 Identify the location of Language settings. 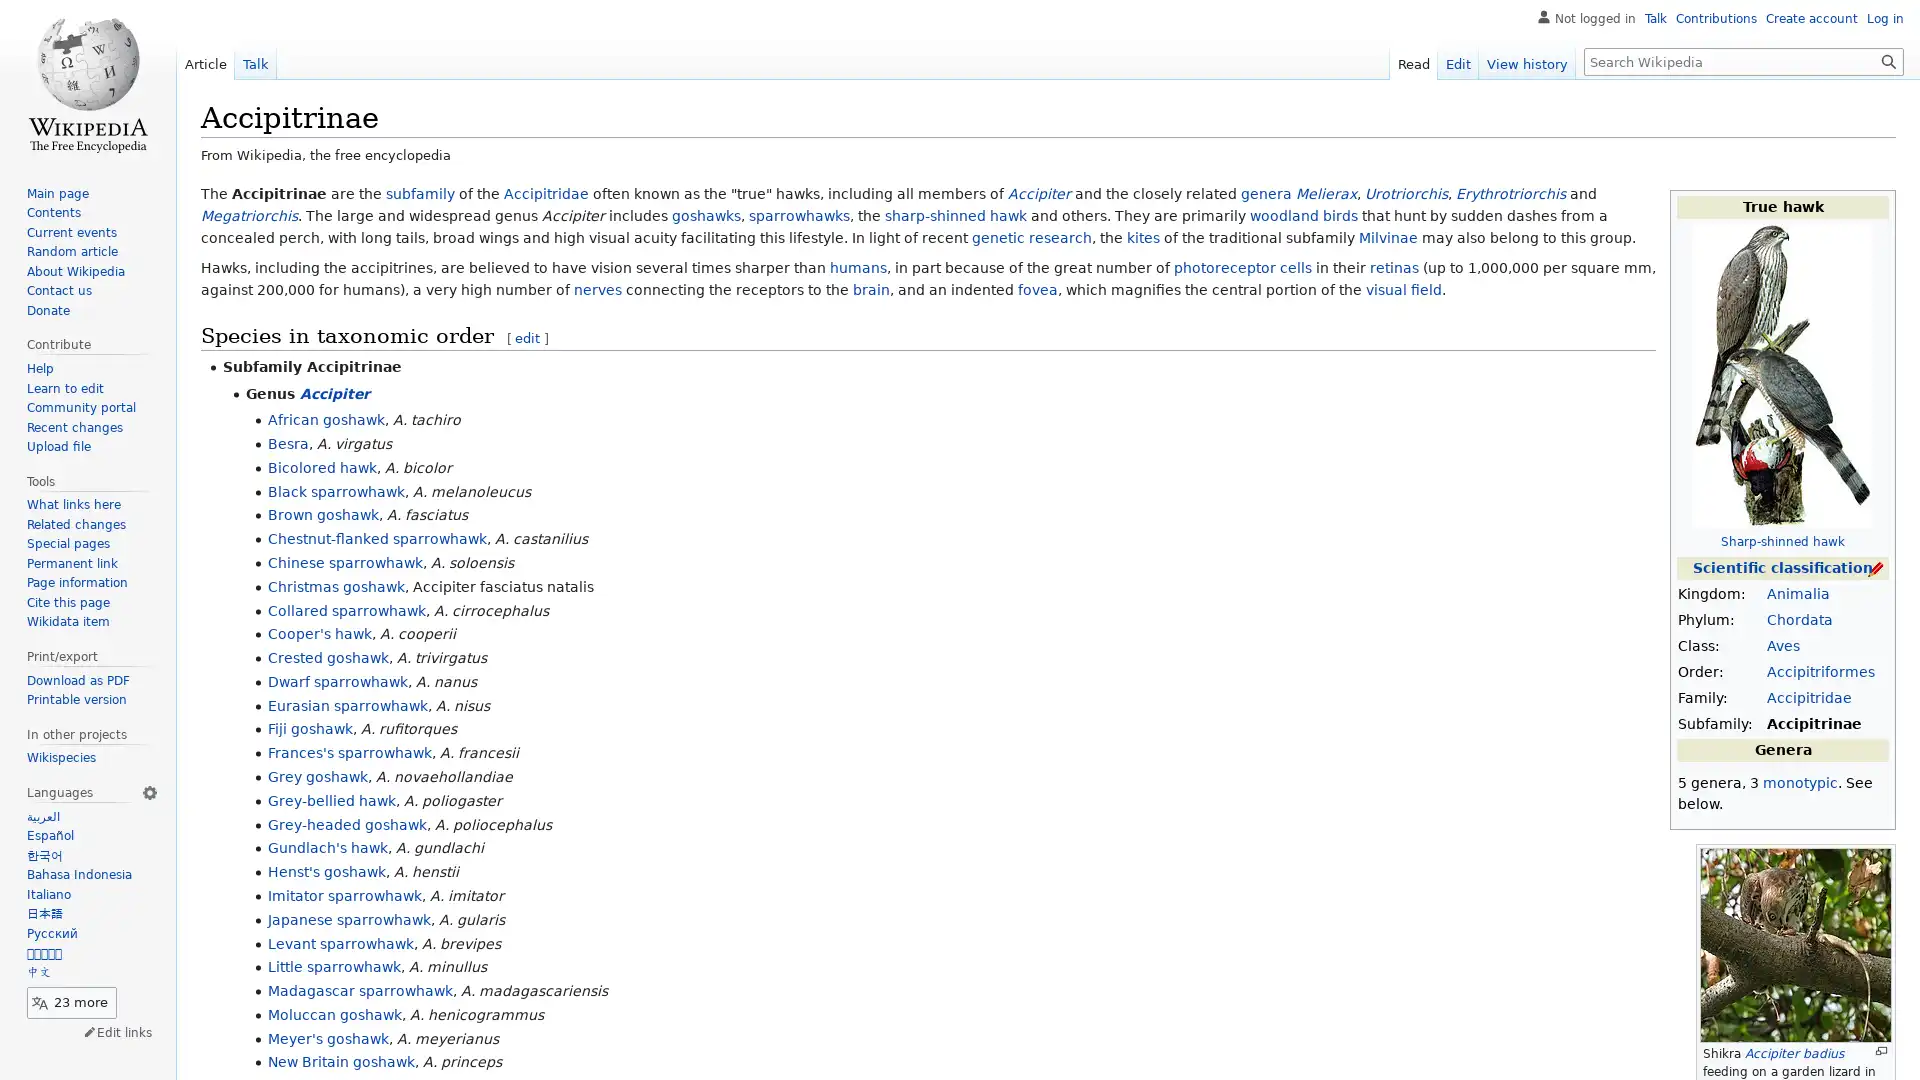
(148, 790).